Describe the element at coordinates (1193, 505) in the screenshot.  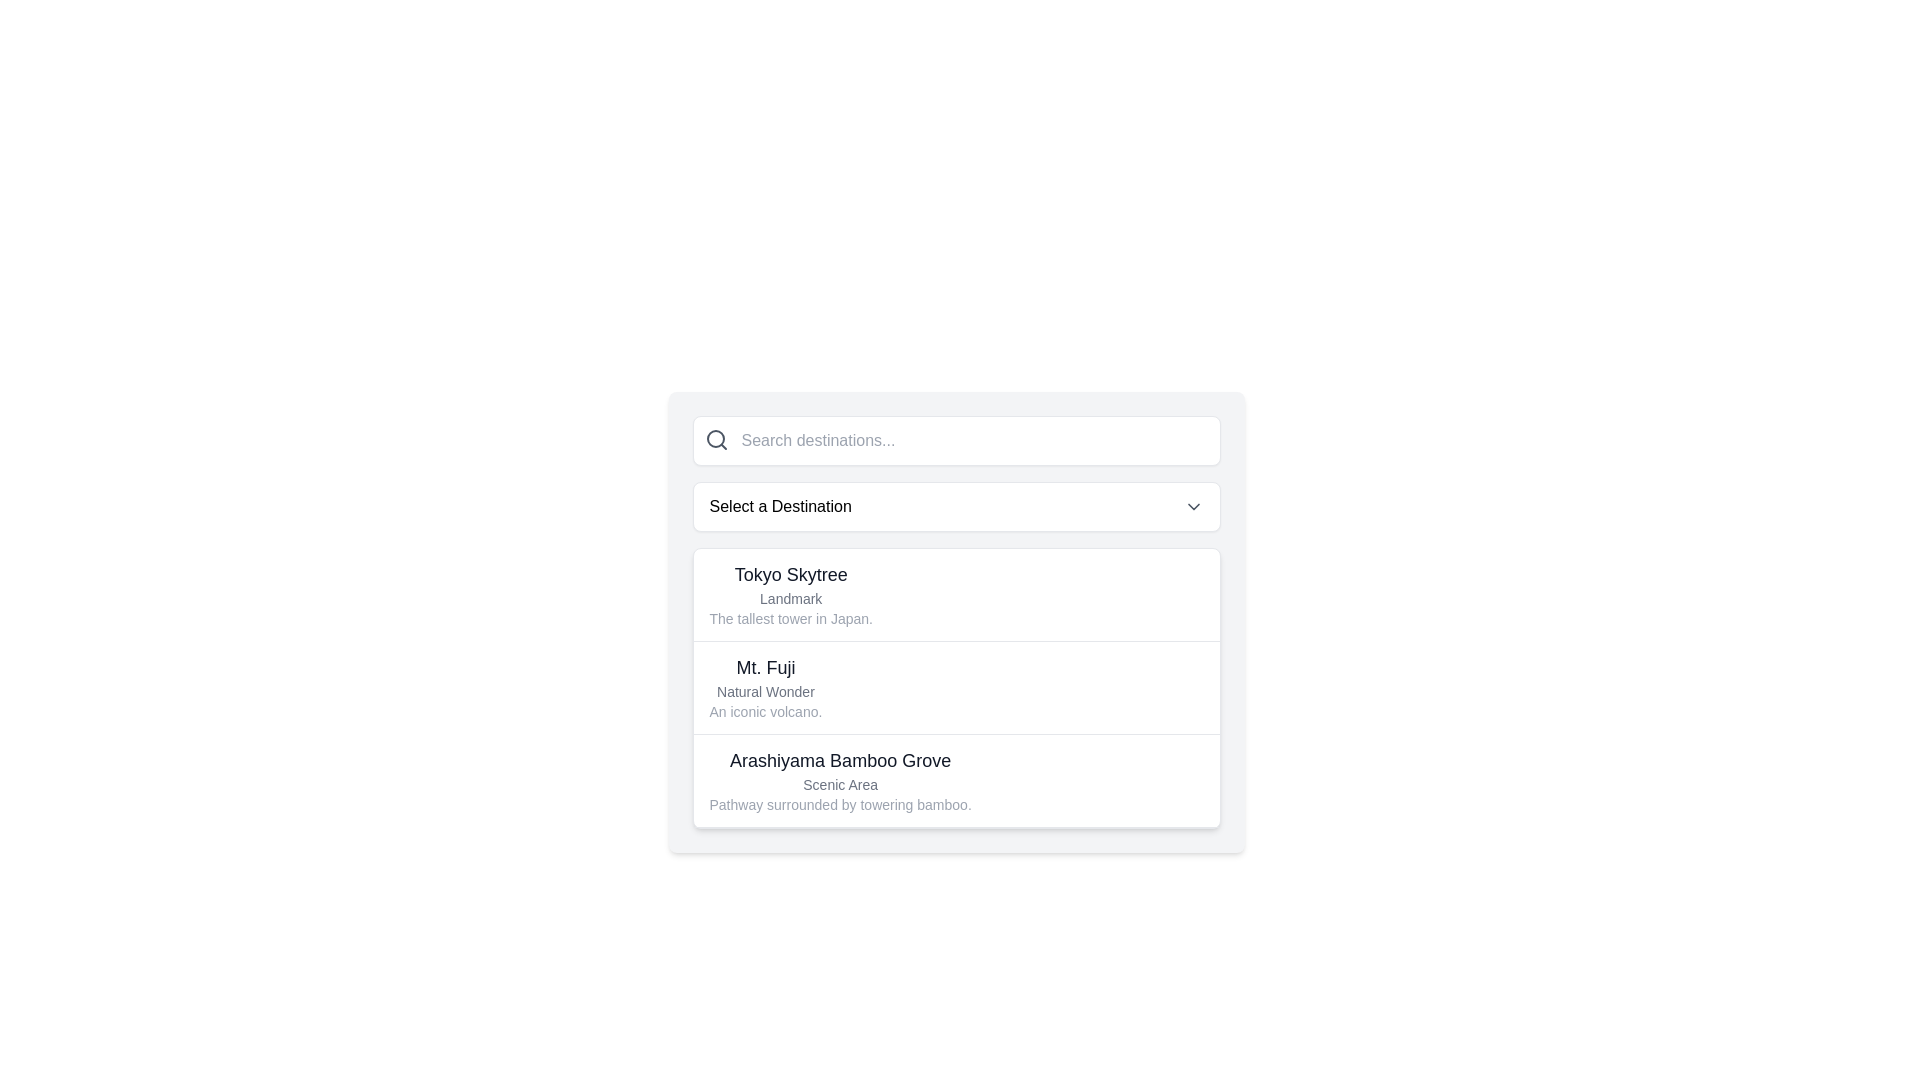
I see `the downward-facing chevron icon next to the 'Select a Destination' label` at that location.